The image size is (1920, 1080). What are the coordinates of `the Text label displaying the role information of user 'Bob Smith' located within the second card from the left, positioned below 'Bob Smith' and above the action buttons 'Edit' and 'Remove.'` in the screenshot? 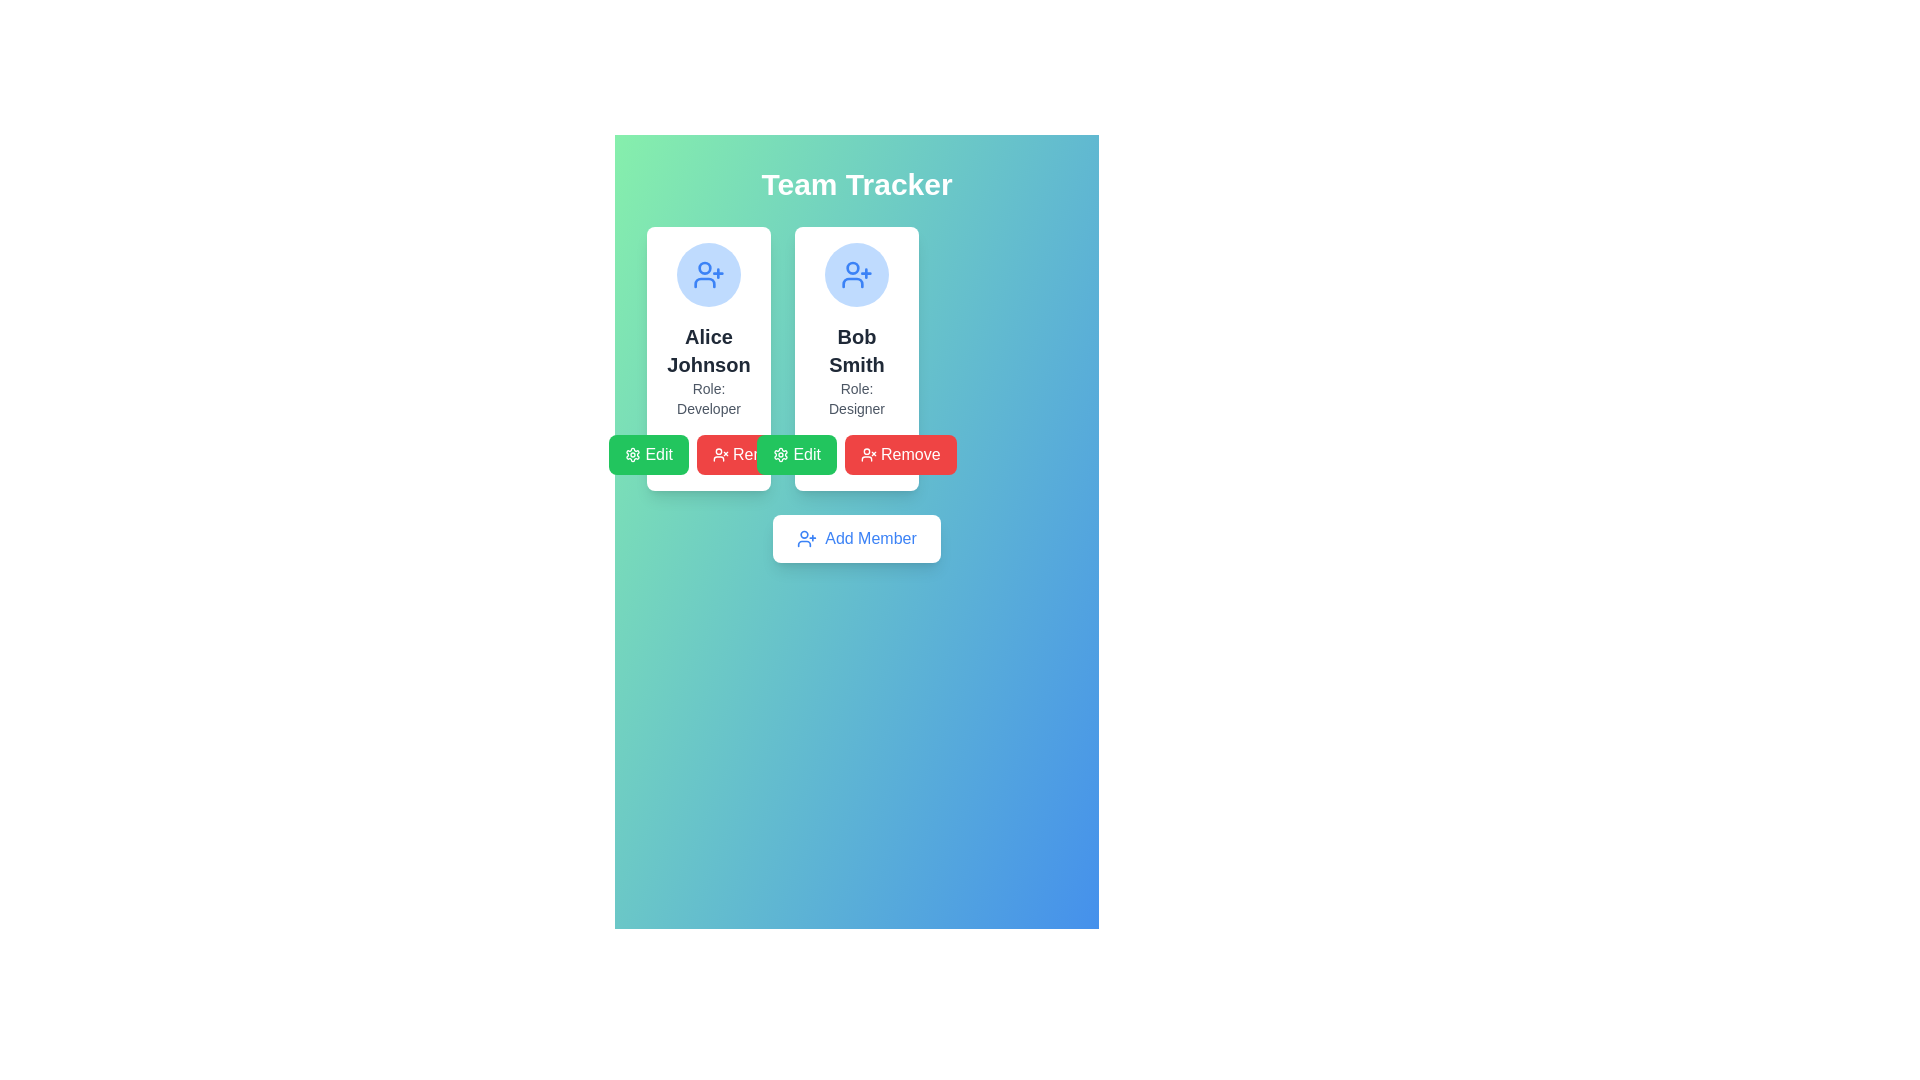 It's located at (857, 398).